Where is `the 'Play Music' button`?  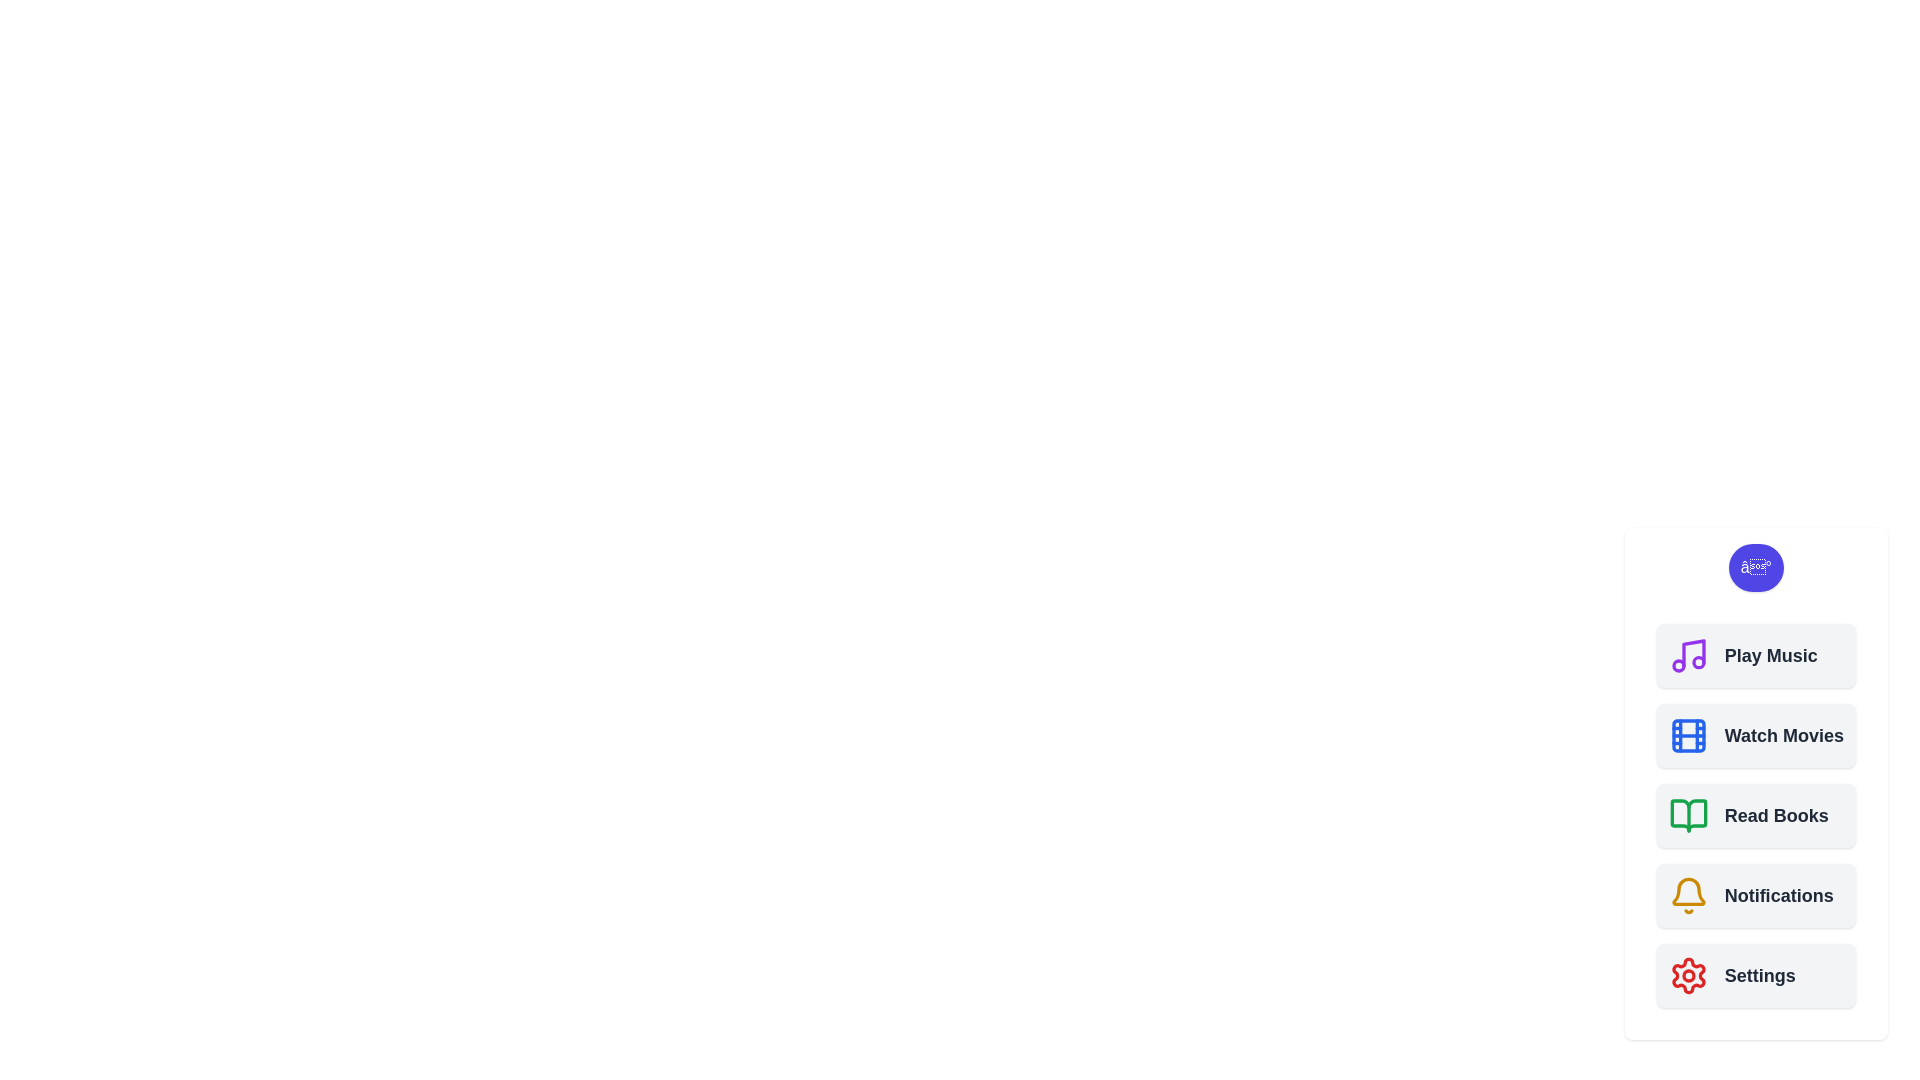
the 'Play Music' button is located at coordinates (1755, 655).